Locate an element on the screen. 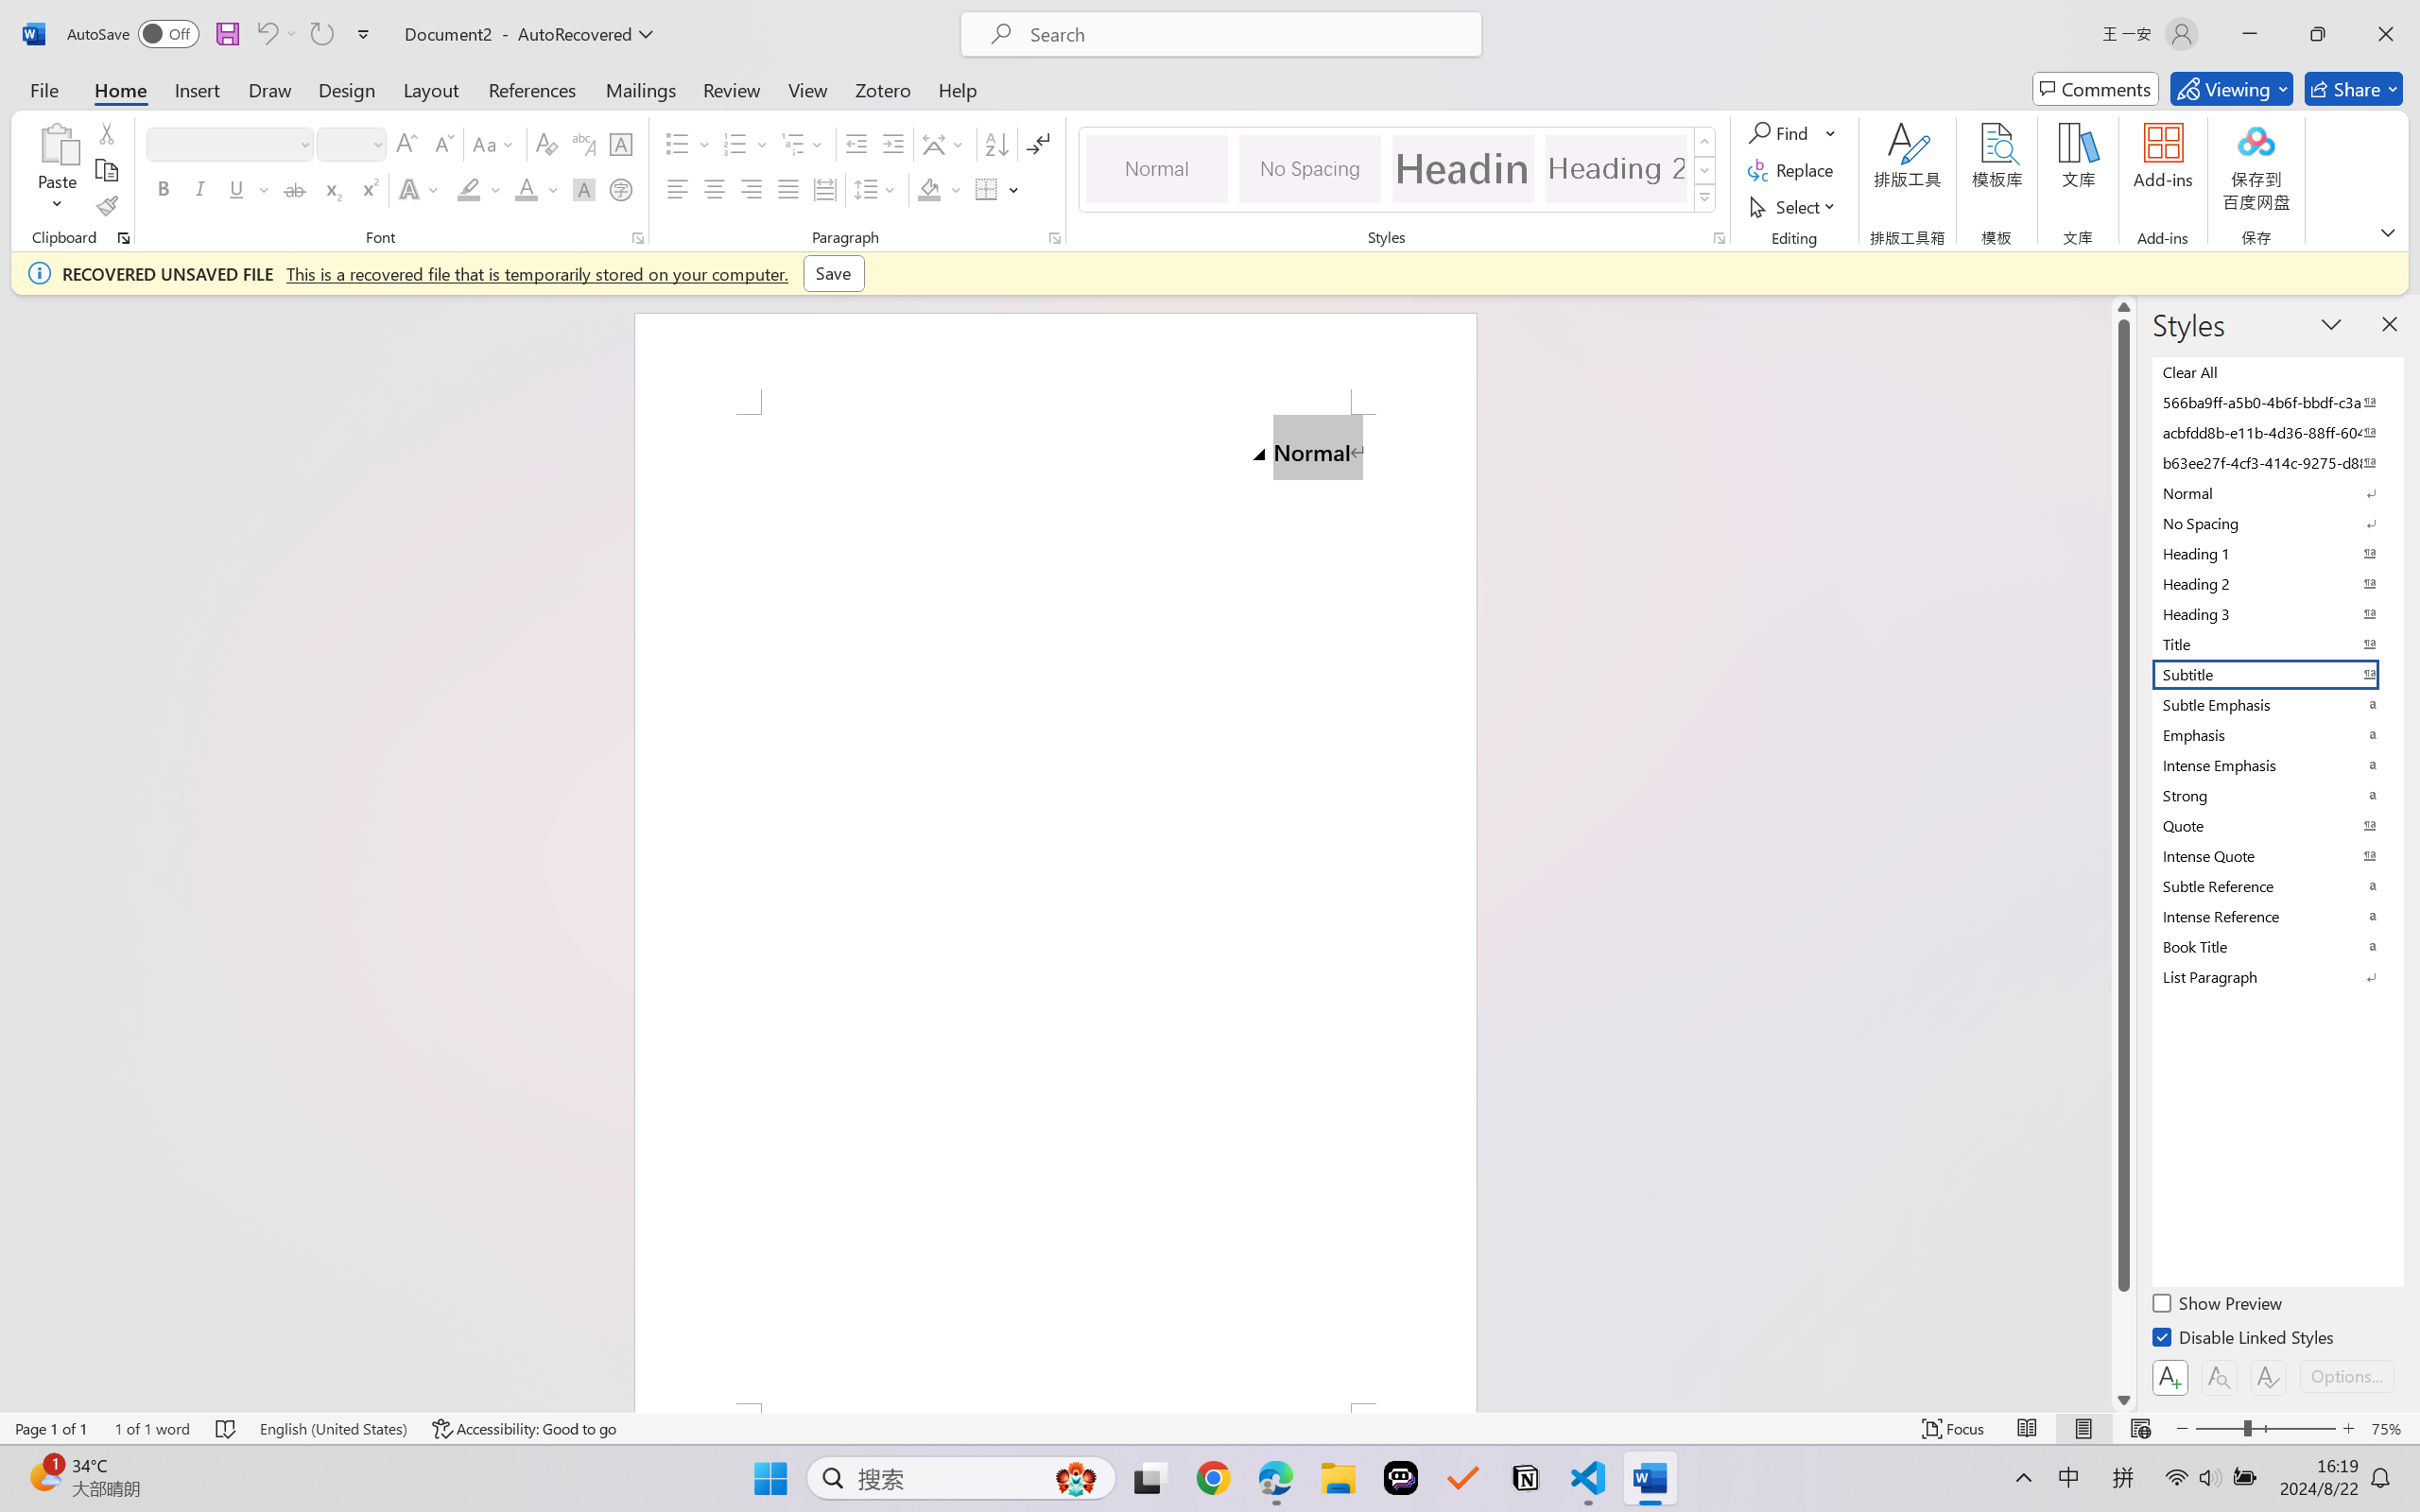 The height and width of the screenshot is (1512, 2420). 'Show Preview' is located at coordinates (2218, 1305).